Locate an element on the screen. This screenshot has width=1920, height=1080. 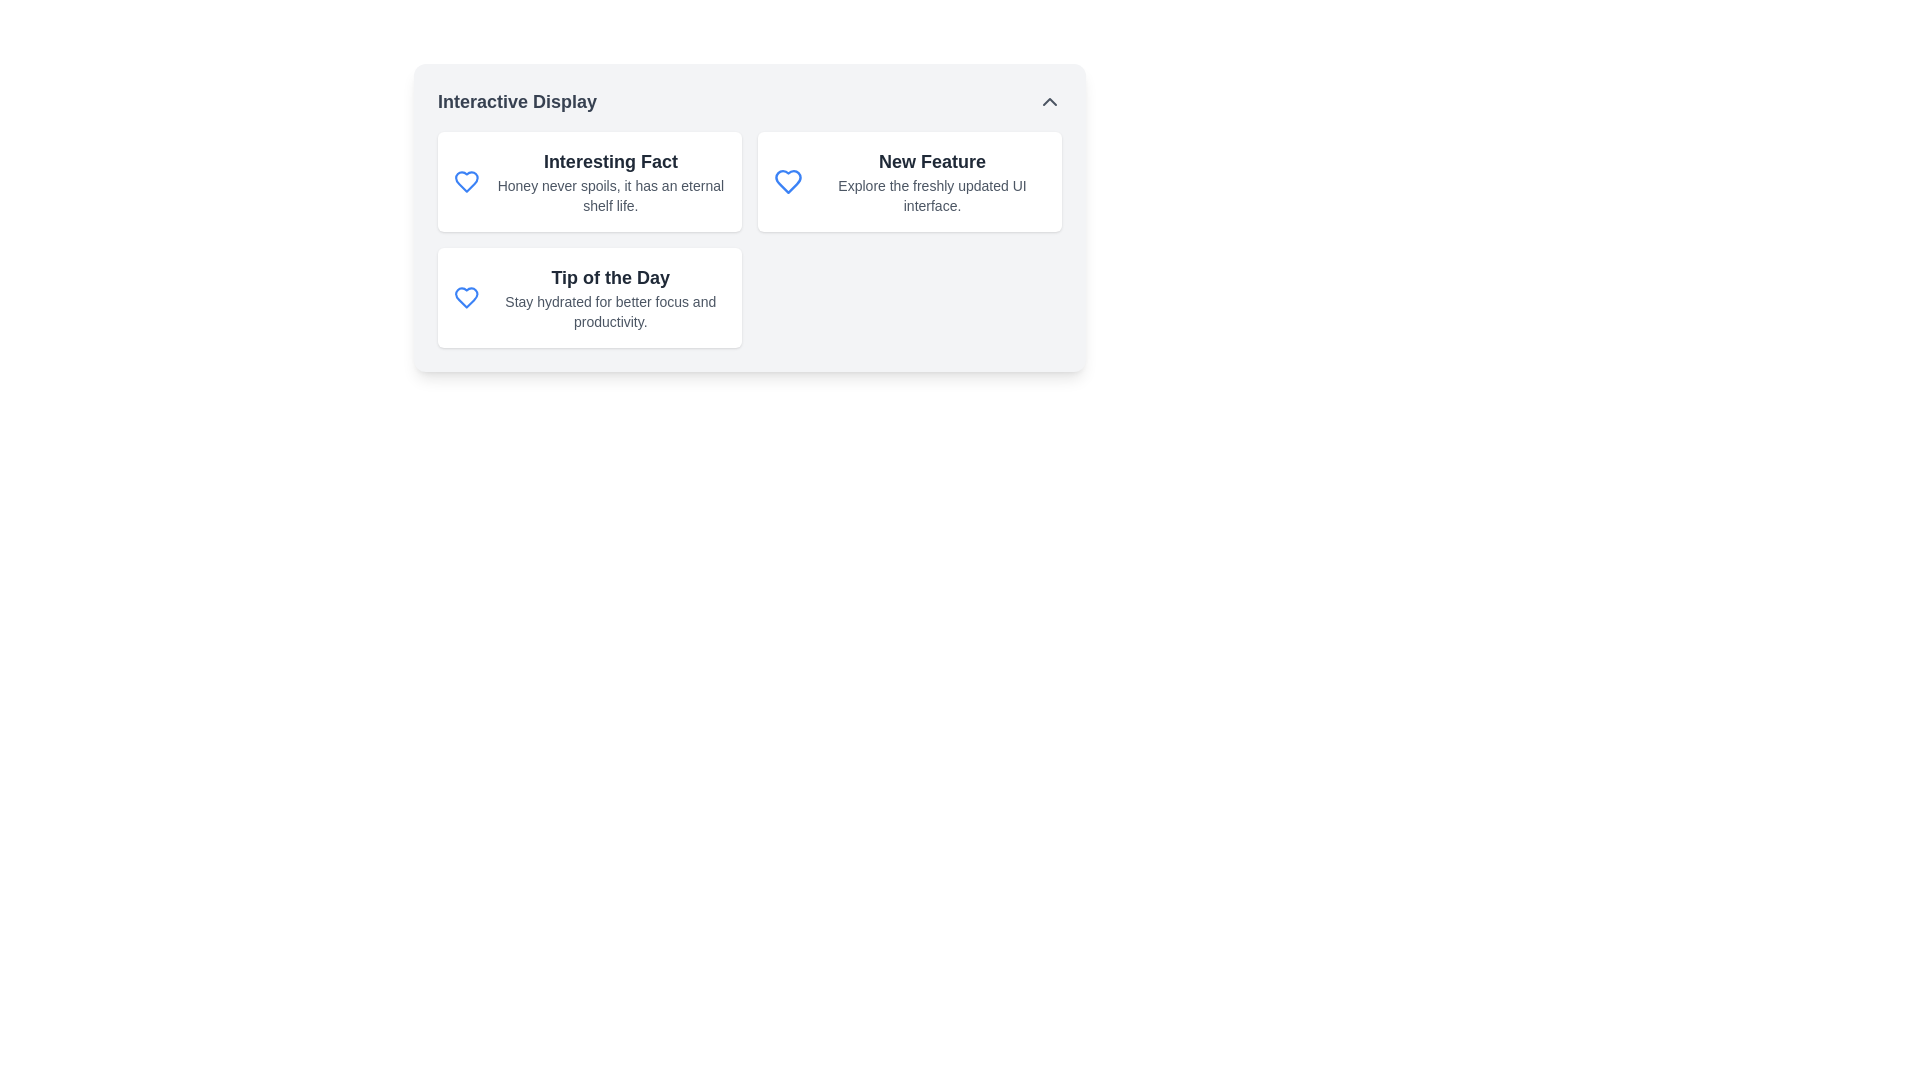
the text snippet that reads 'Stay hydrated for better focus and productivity.' positioned beneath the bold title 'Tip of the Day' in a card layout is located at coordinates (609, 312).